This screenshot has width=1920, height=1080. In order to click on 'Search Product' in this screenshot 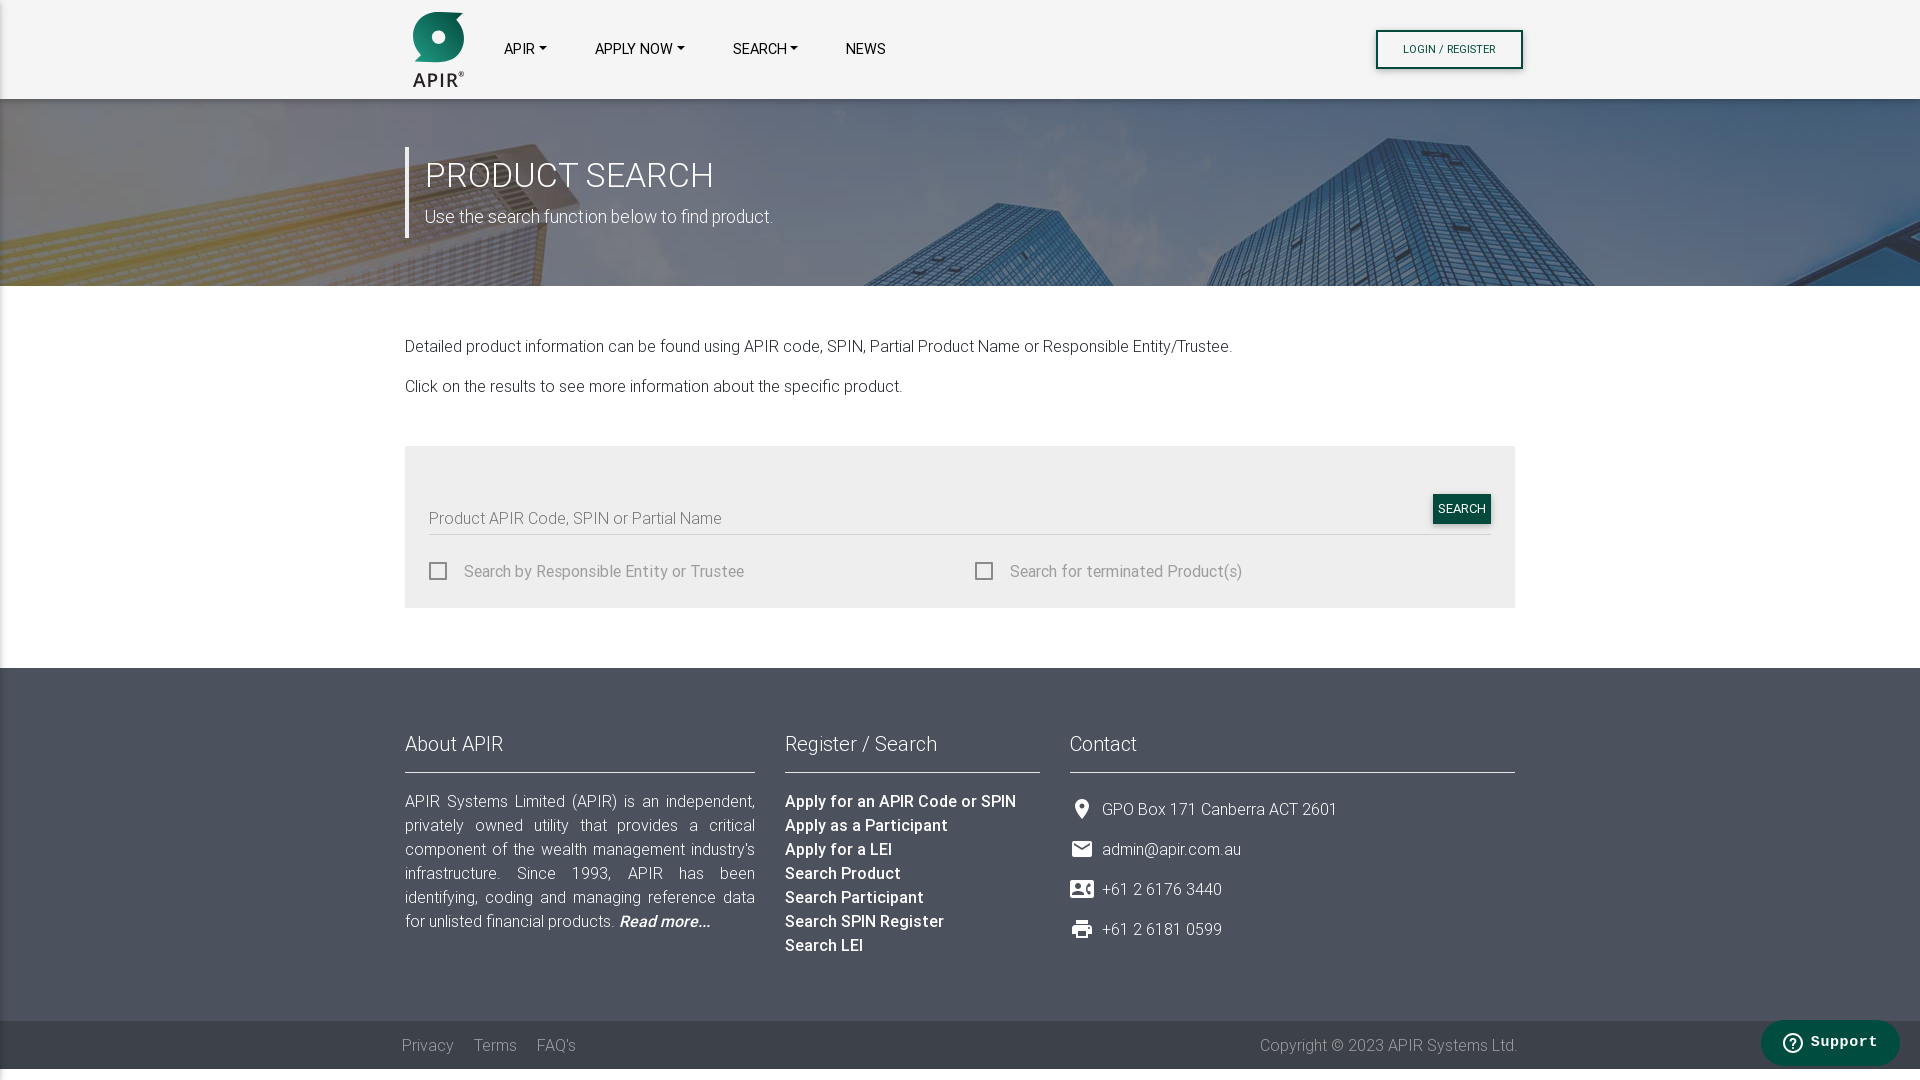, I will do `click(911, 871)`.